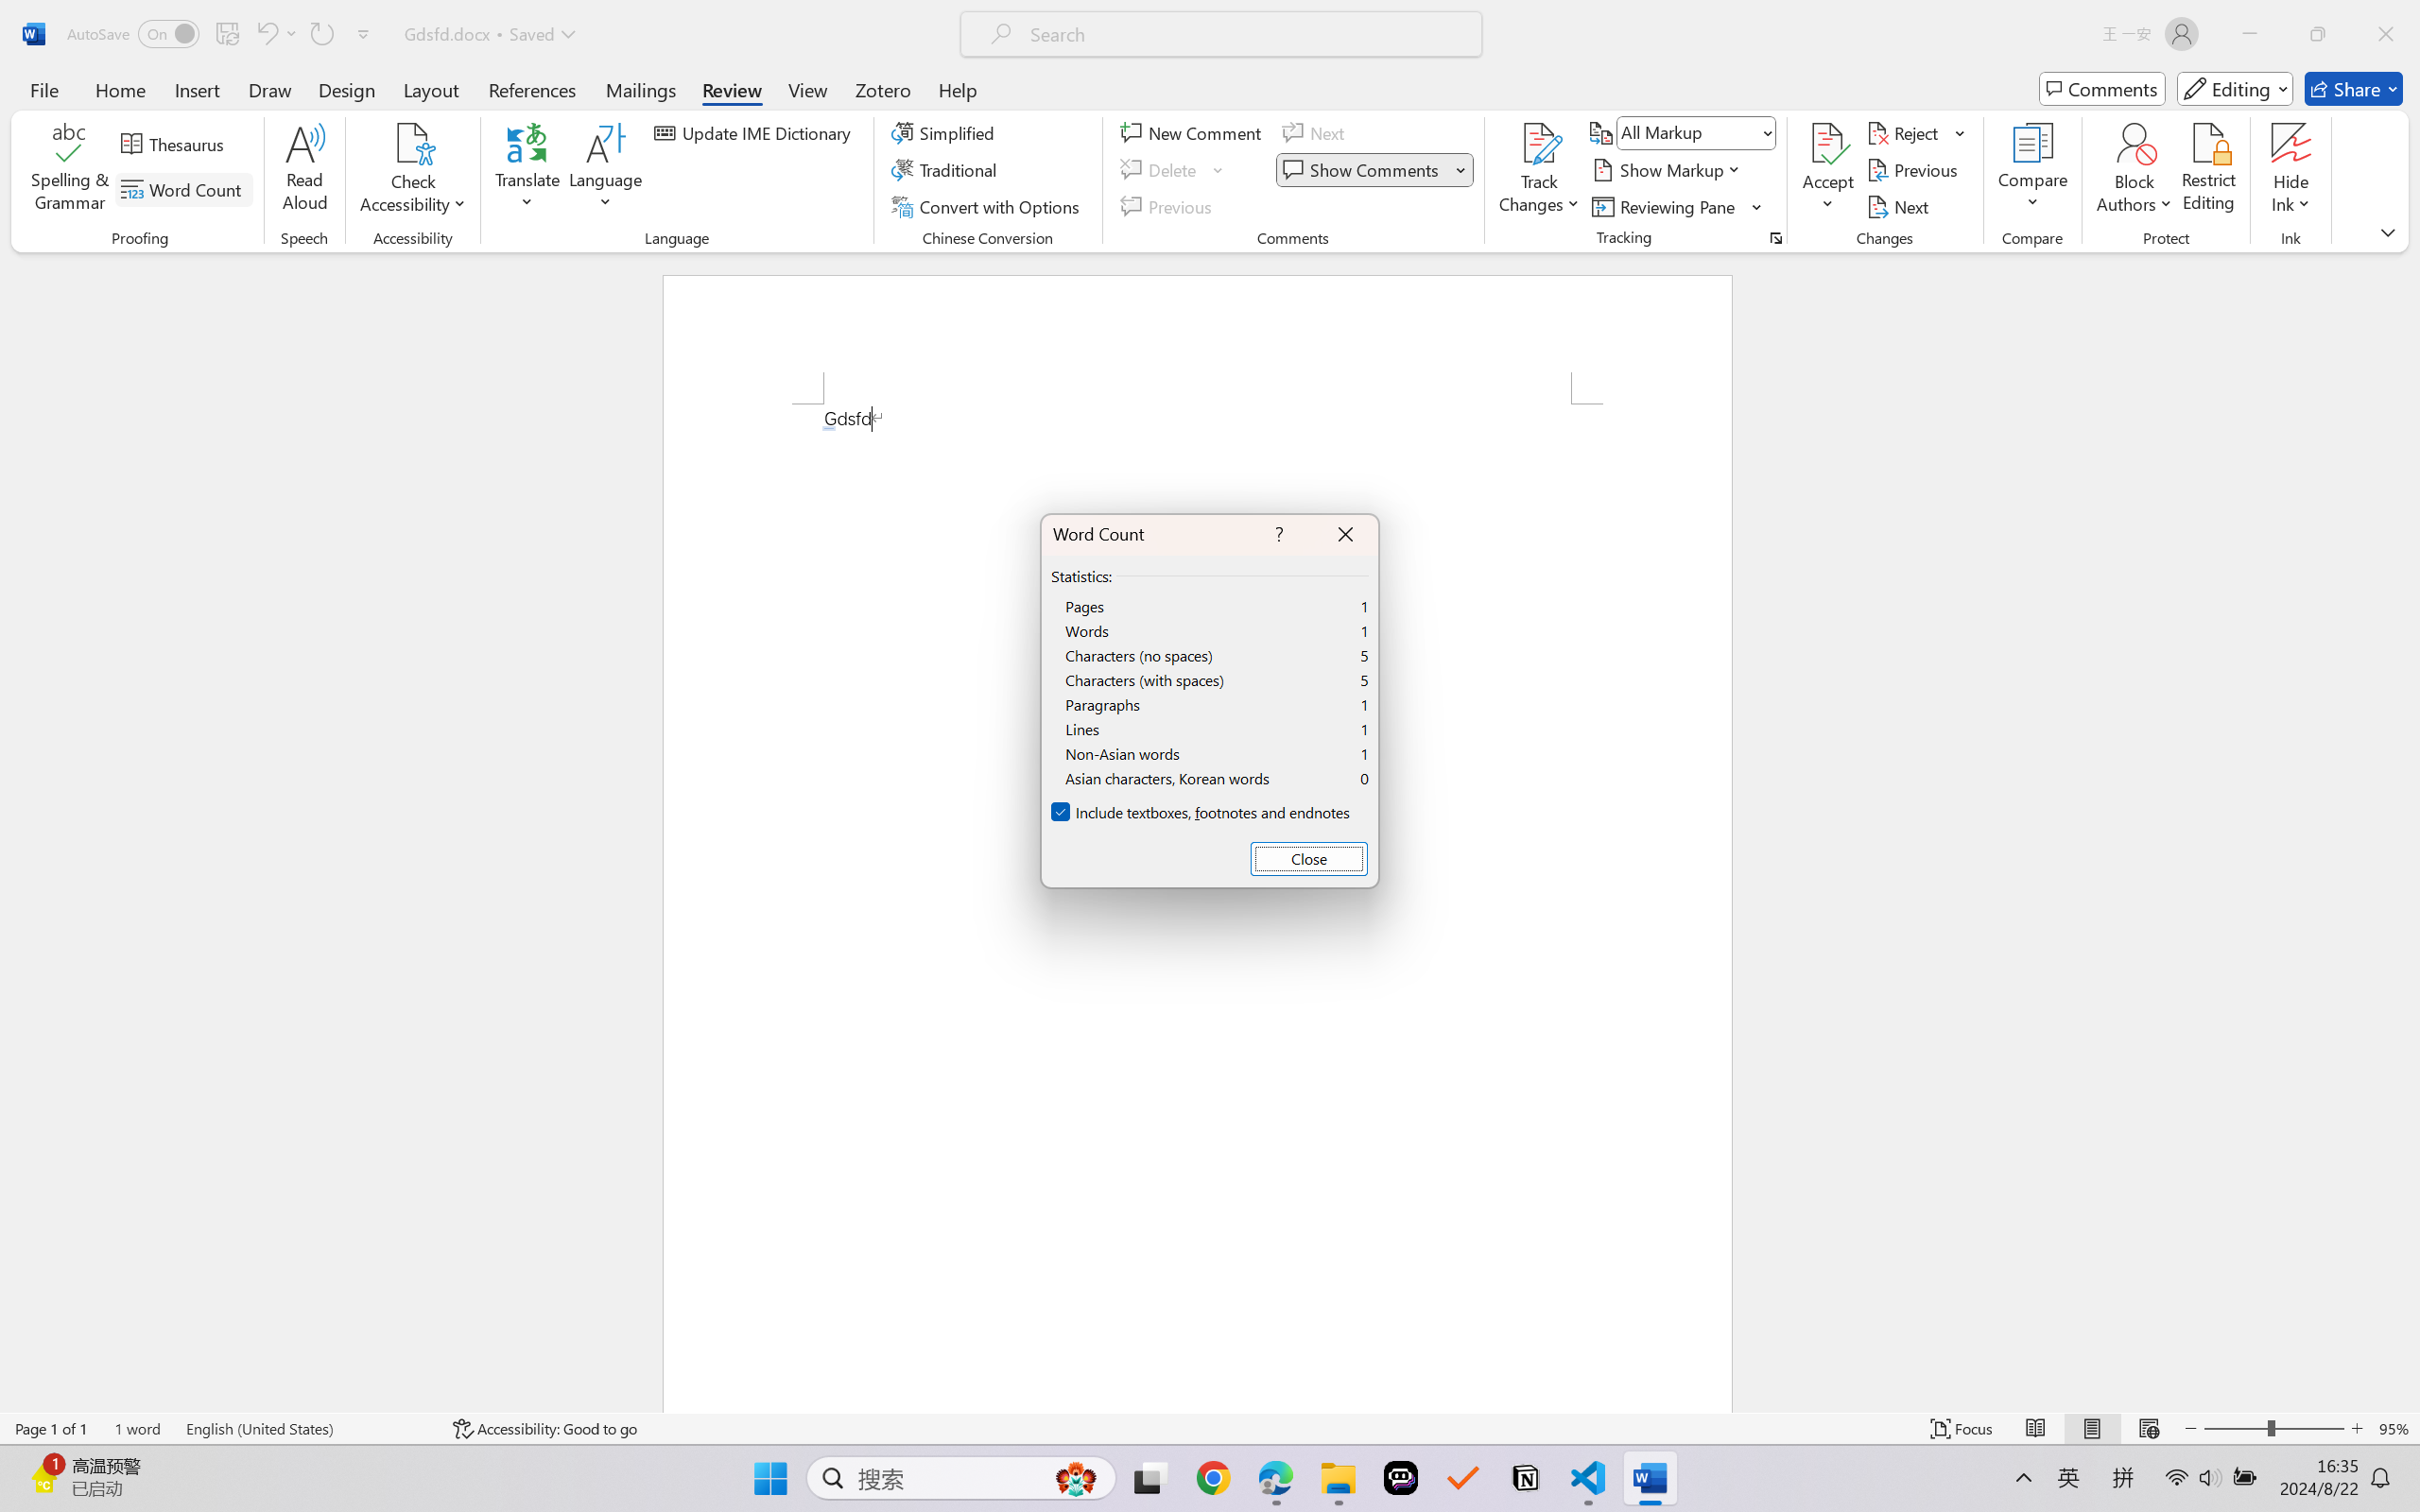  I want to click on 'Block Authors', so click(2133, 143).